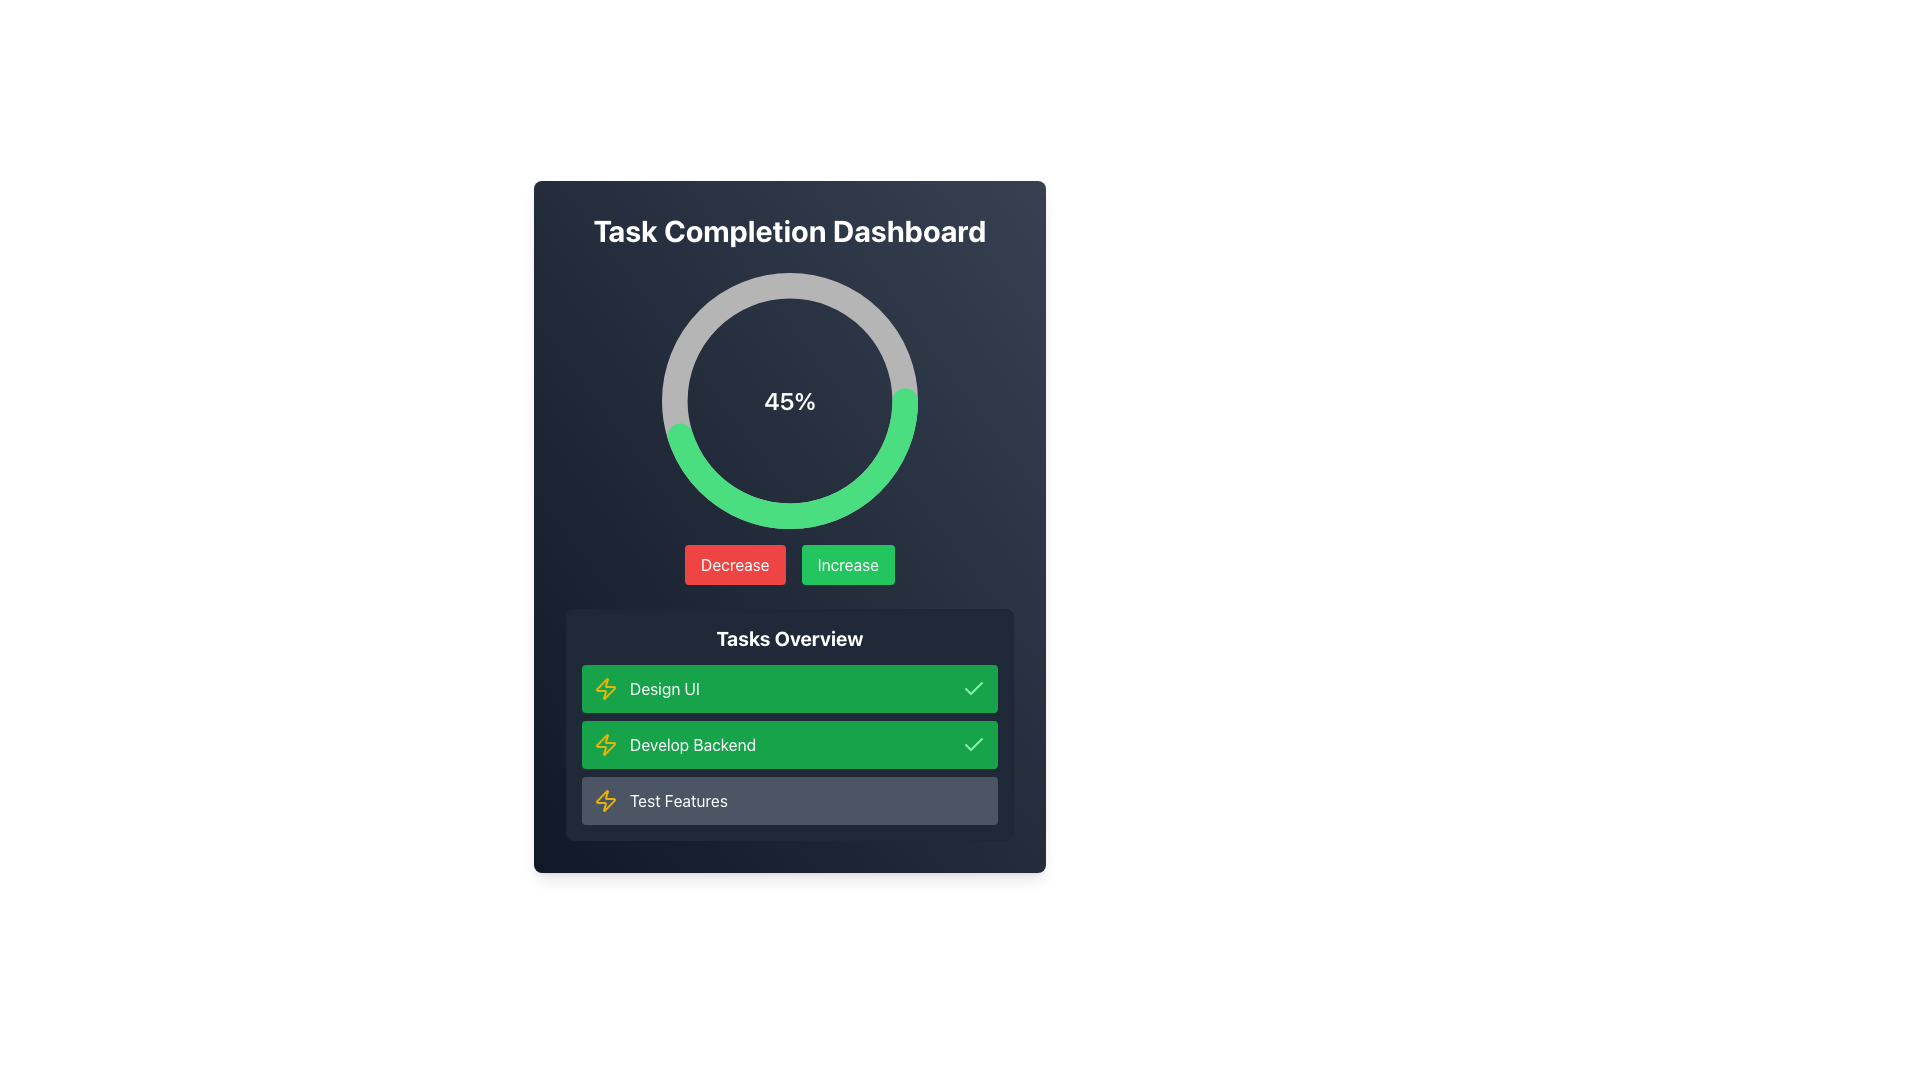  I want to click on the lightning bolt icon with a yellow color and 'zap' symbol, located within a rectangular green background indicating an active task, positioned to the left of the 'Develop Backend' text in the second row of the task overview section, so click(604, 744).